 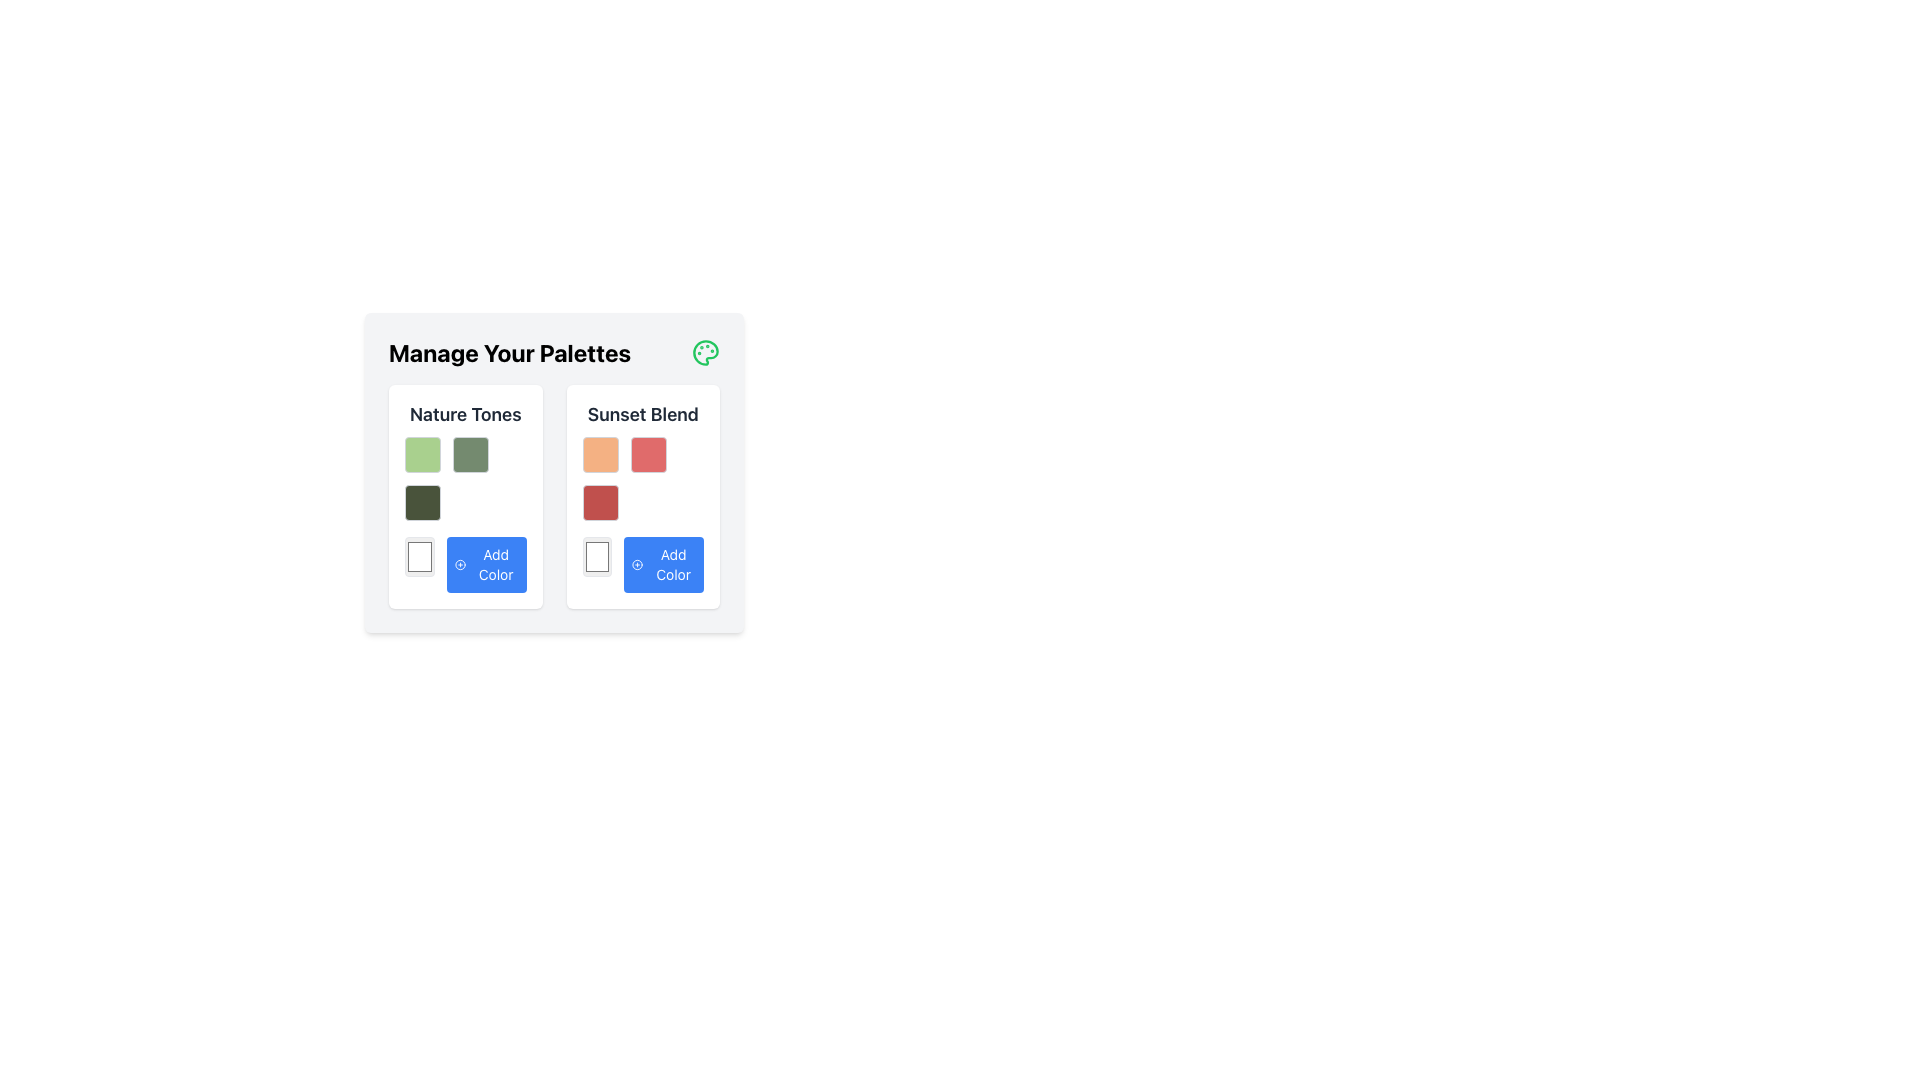 I want to click on the blue 'Add Color' button with white text and a plus icon located in the 'Nature Tones' section, so click(x=486, y=564).